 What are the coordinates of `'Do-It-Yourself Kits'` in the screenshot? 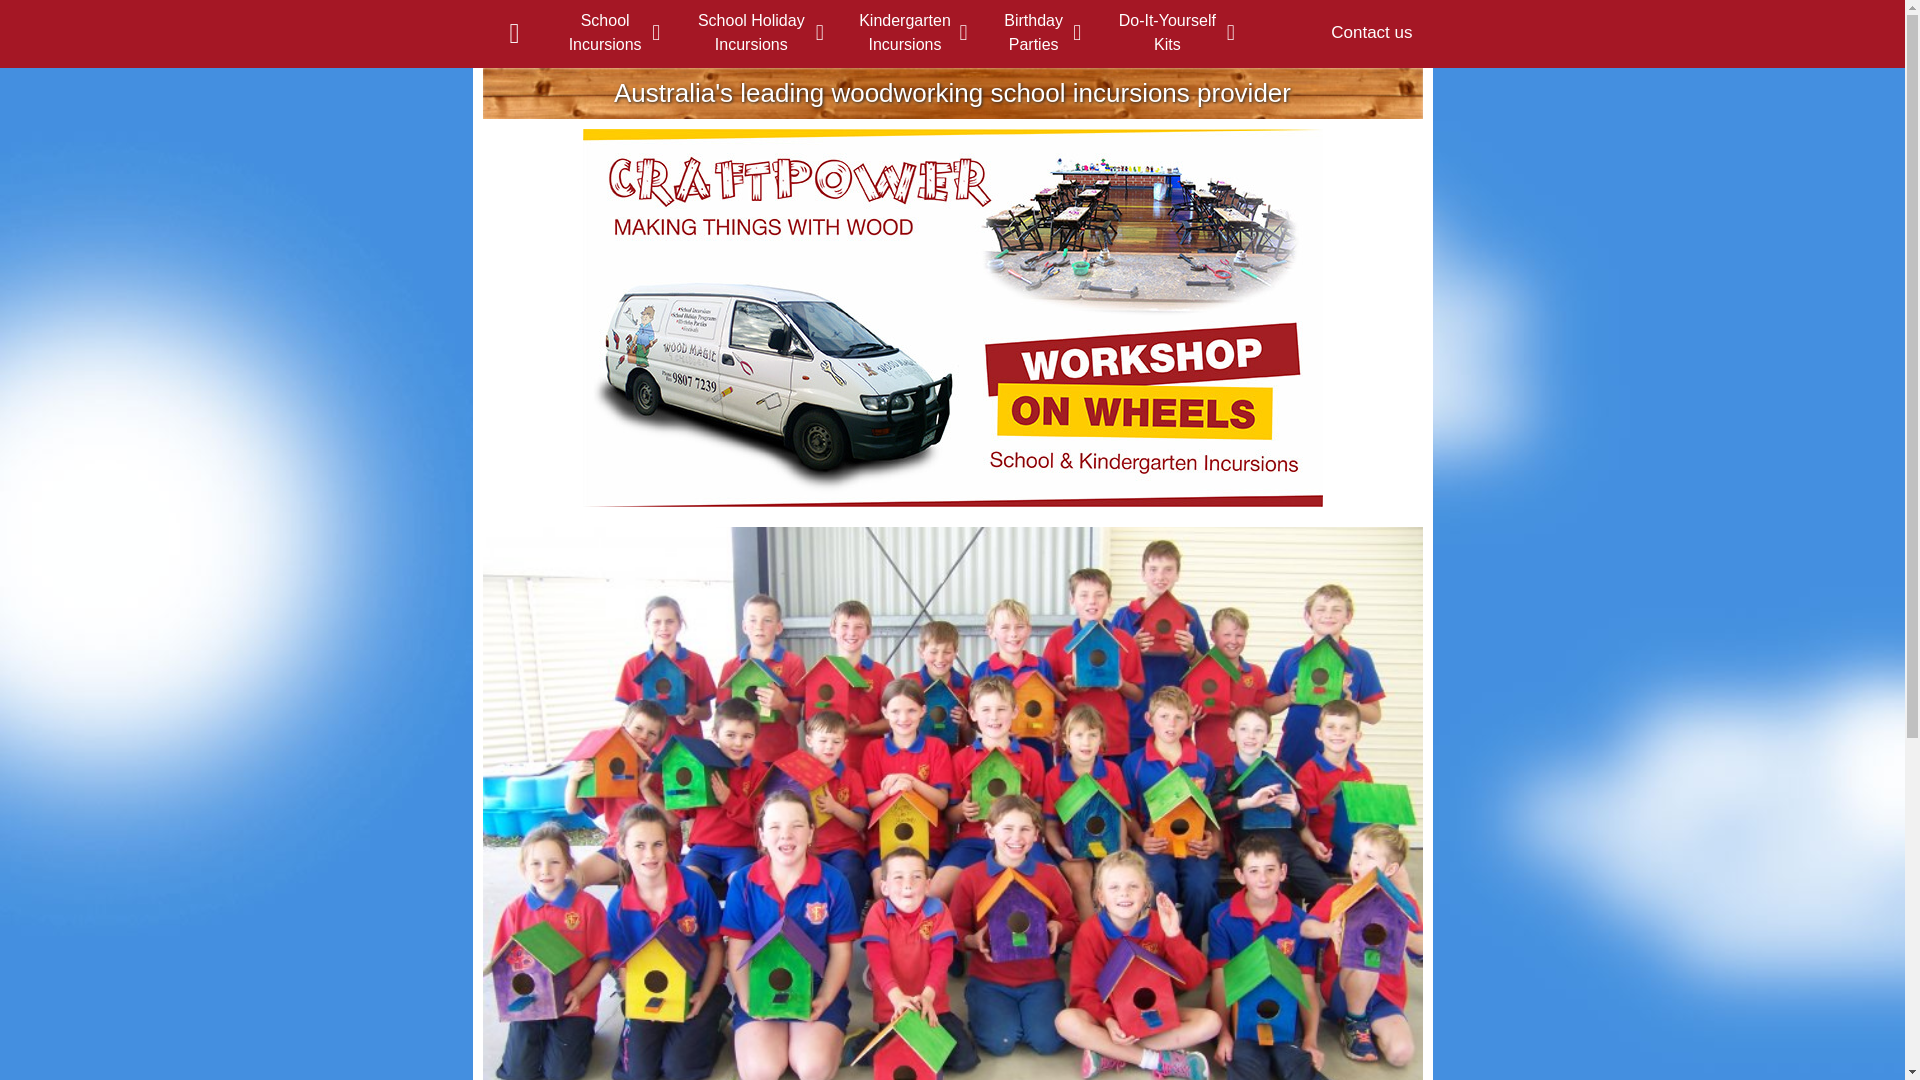 It's located at (1167, 33).